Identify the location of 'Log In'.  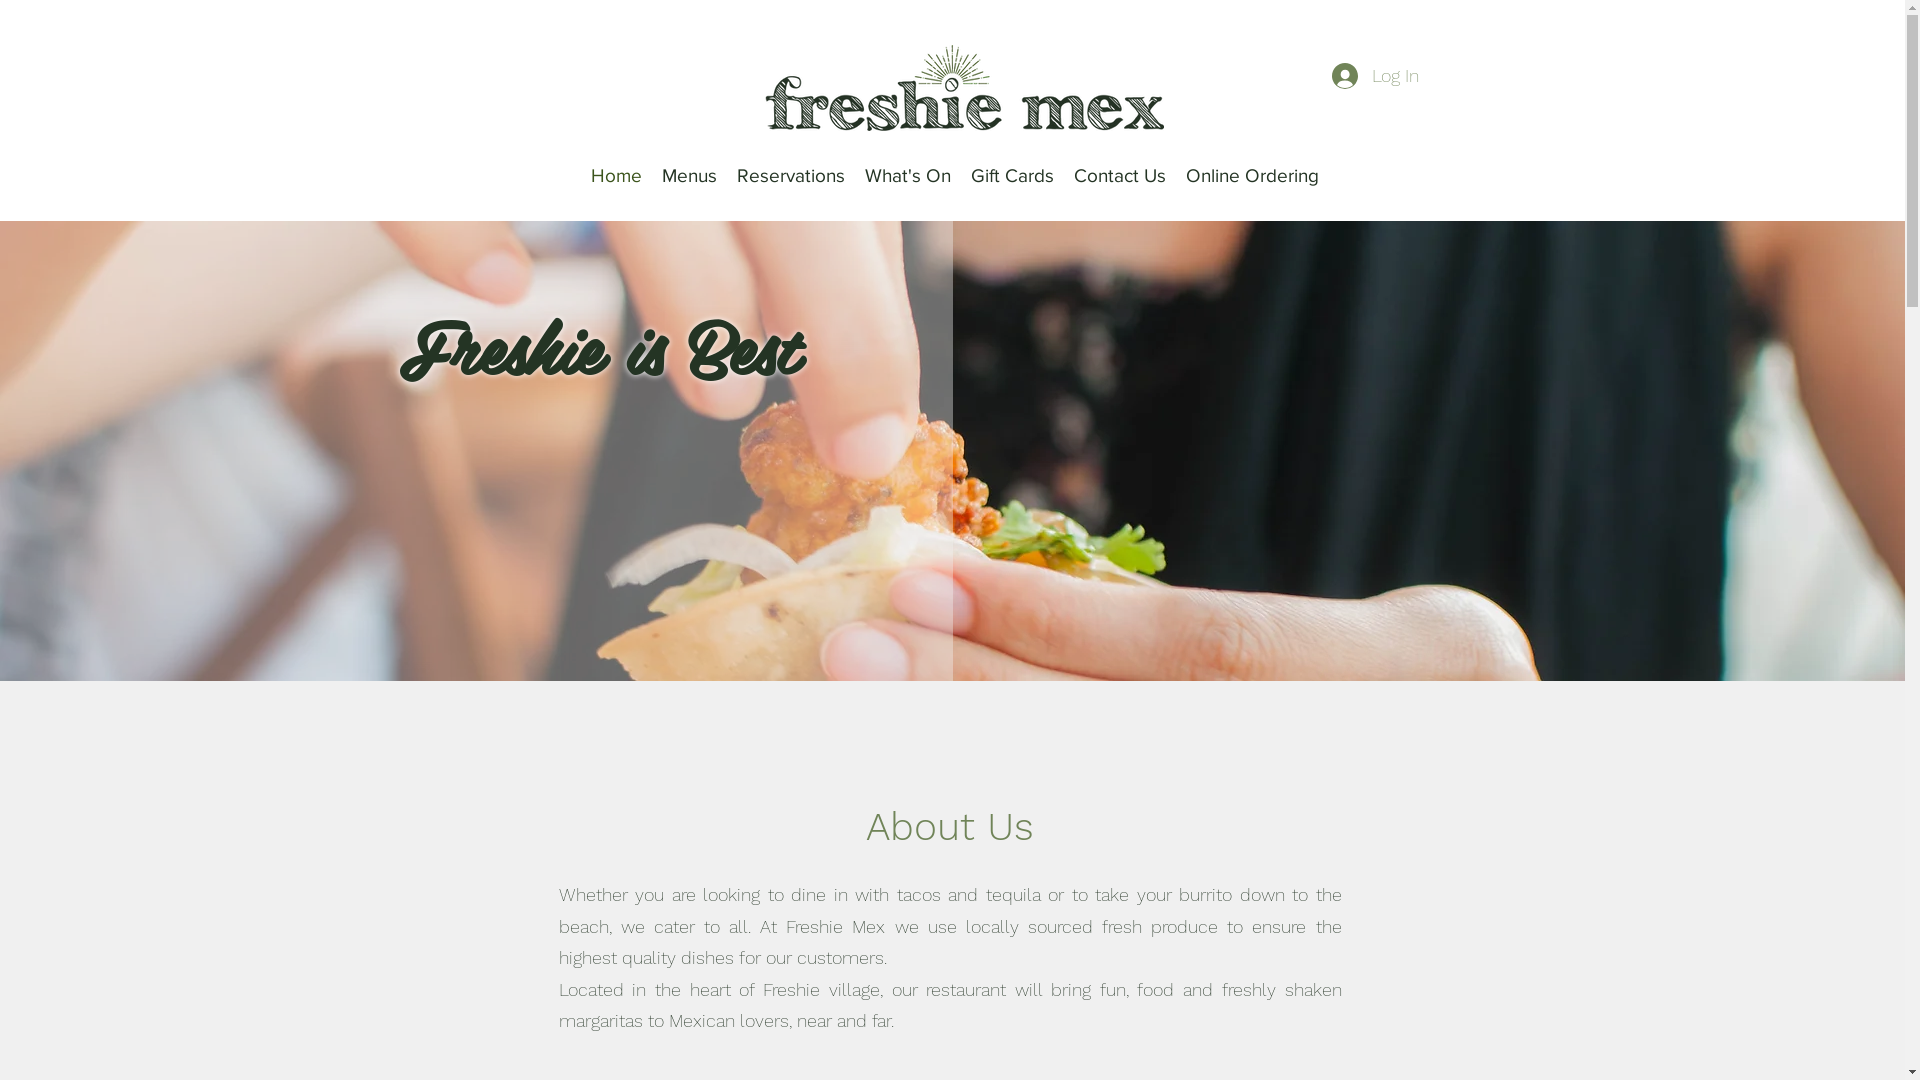
(1374, 75).